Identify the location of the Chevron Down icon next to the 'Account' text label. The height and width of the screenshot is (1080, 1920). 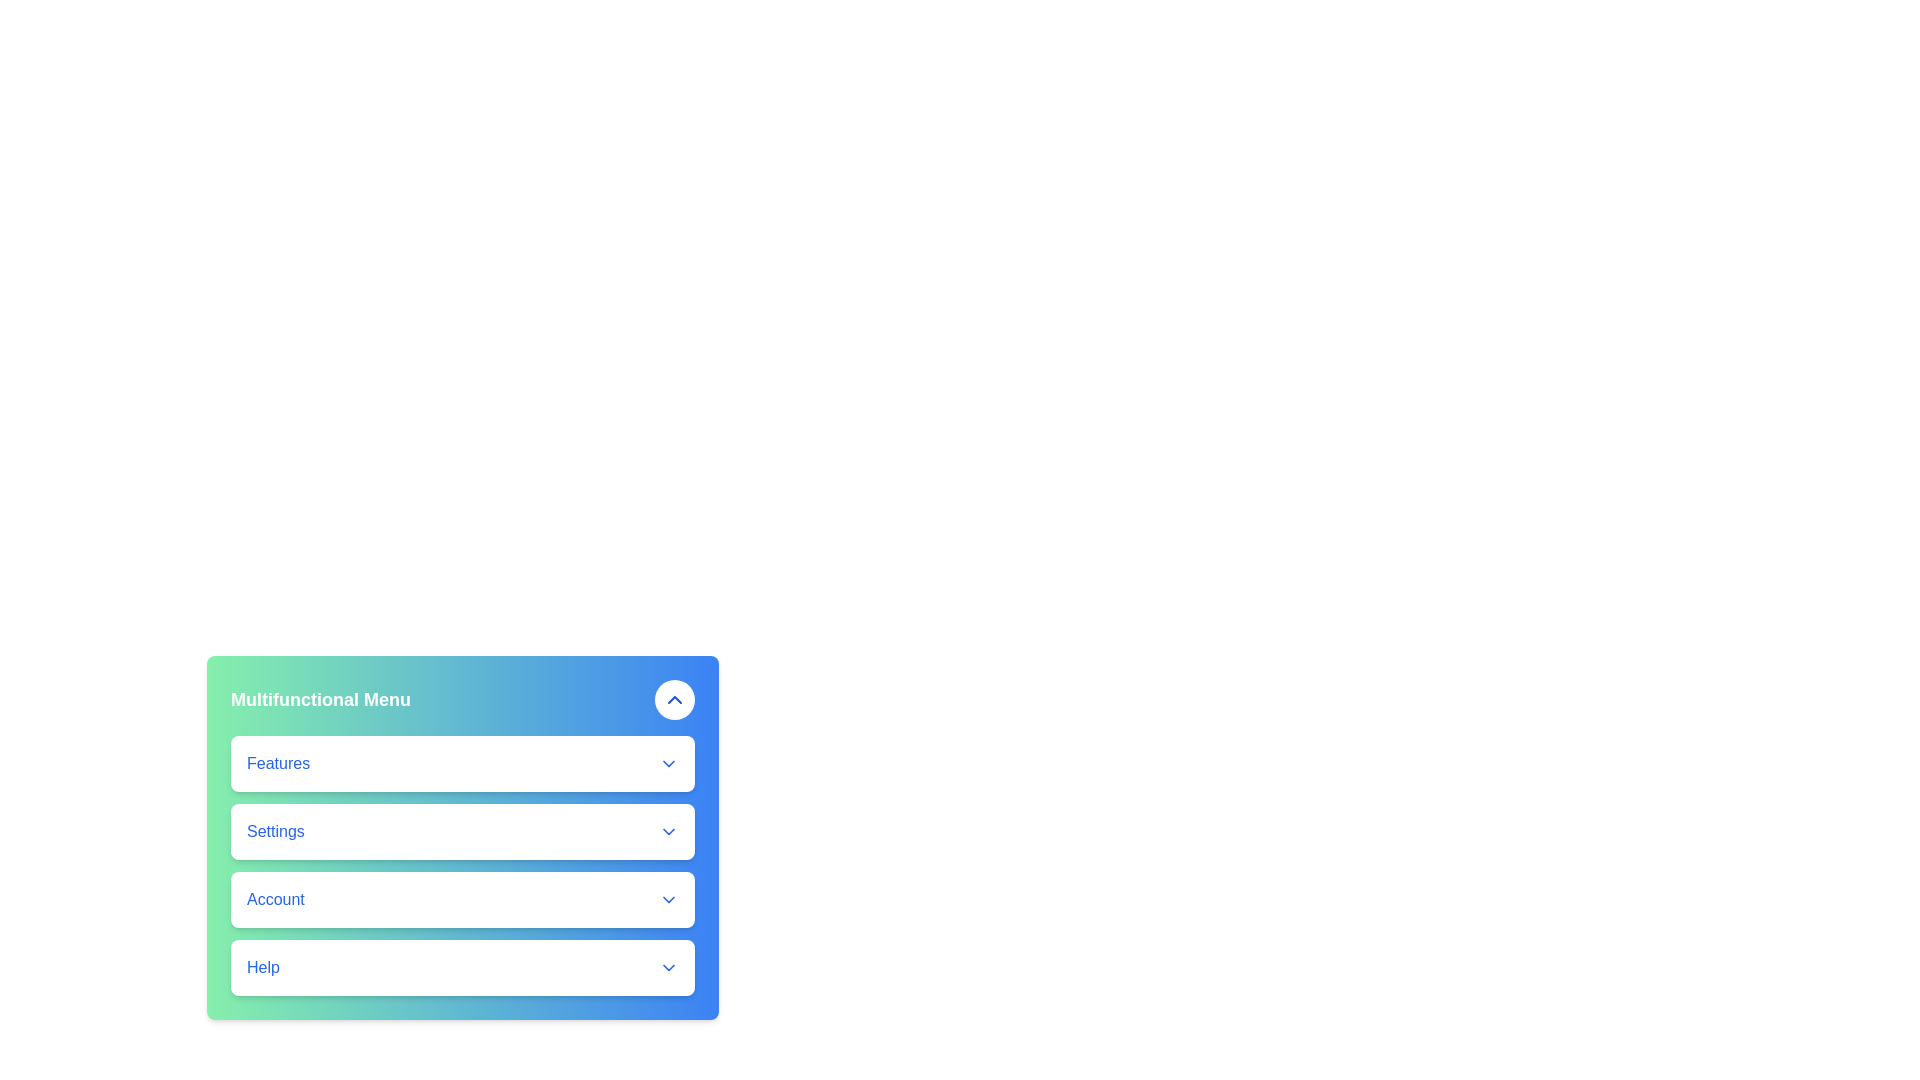
(668, 898).